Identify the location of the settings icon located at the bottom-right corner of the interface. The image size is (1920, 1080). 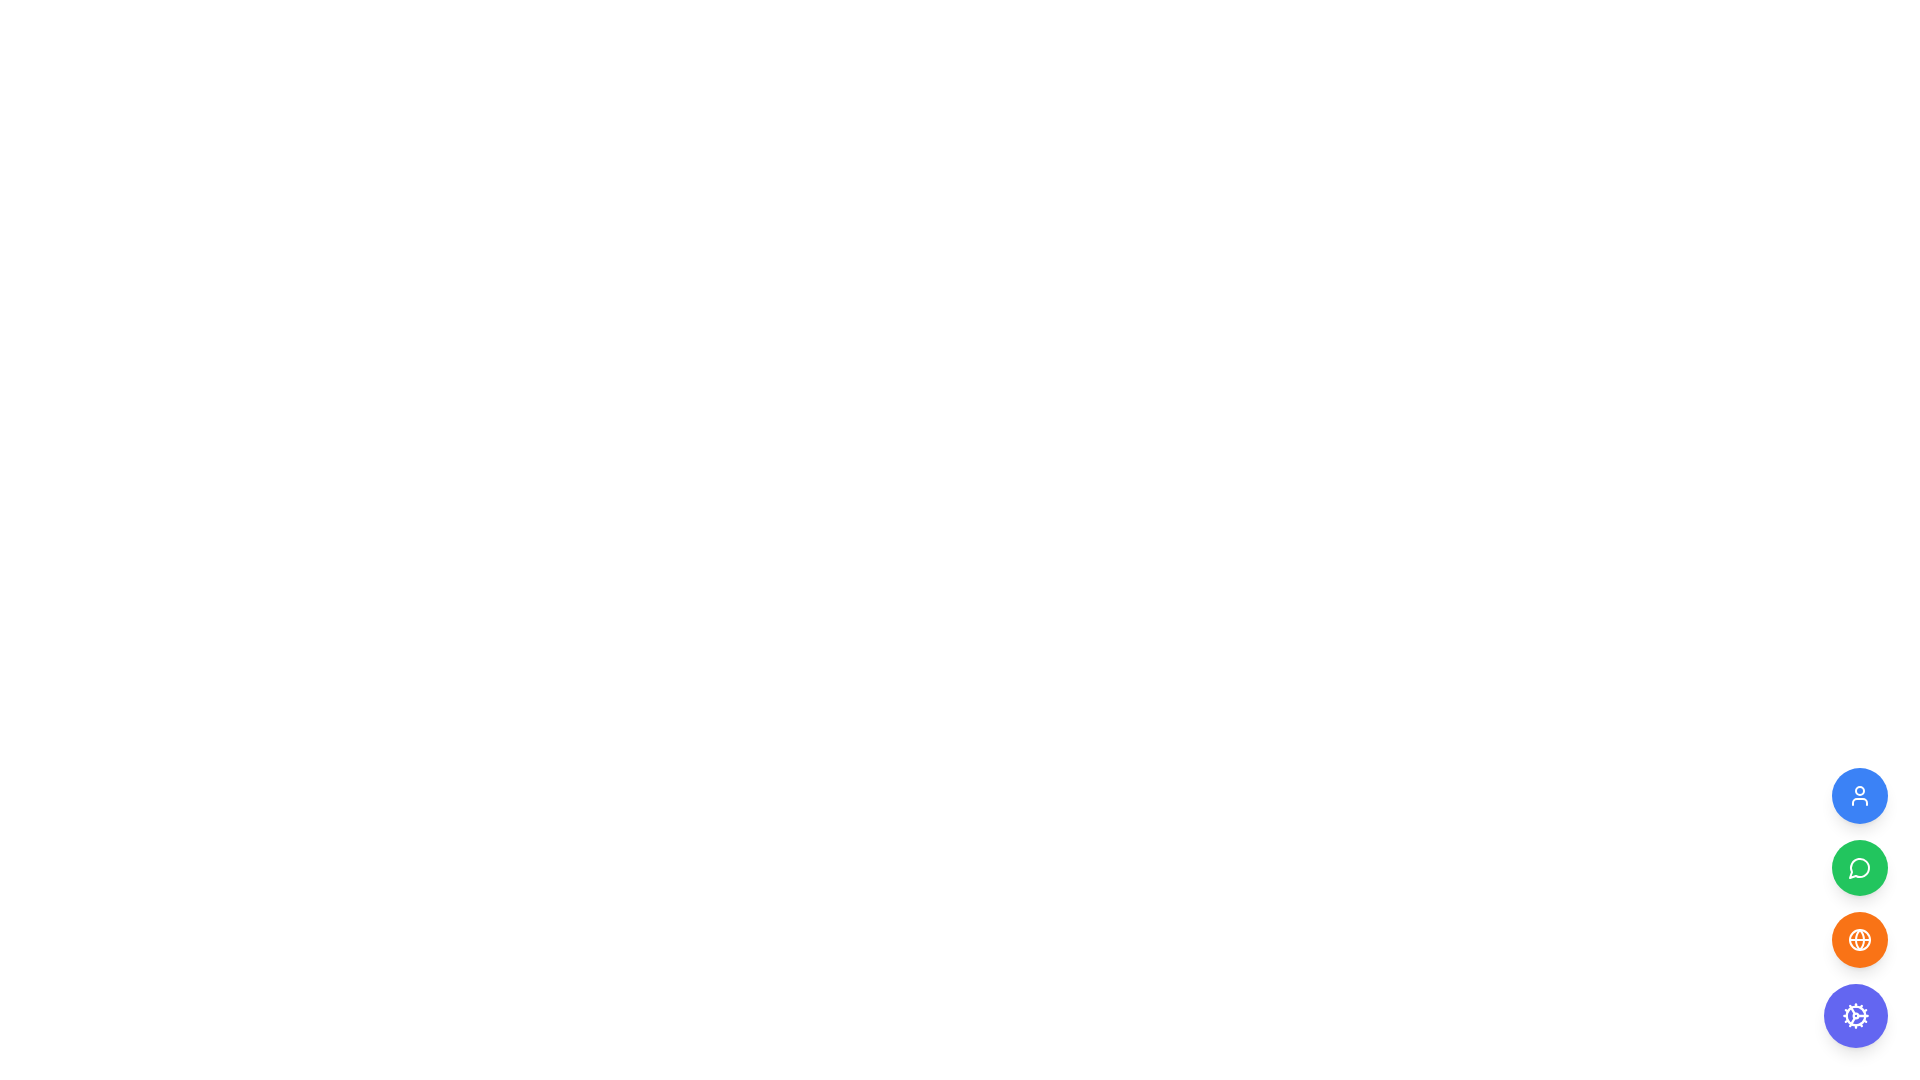
(1855, 1015).